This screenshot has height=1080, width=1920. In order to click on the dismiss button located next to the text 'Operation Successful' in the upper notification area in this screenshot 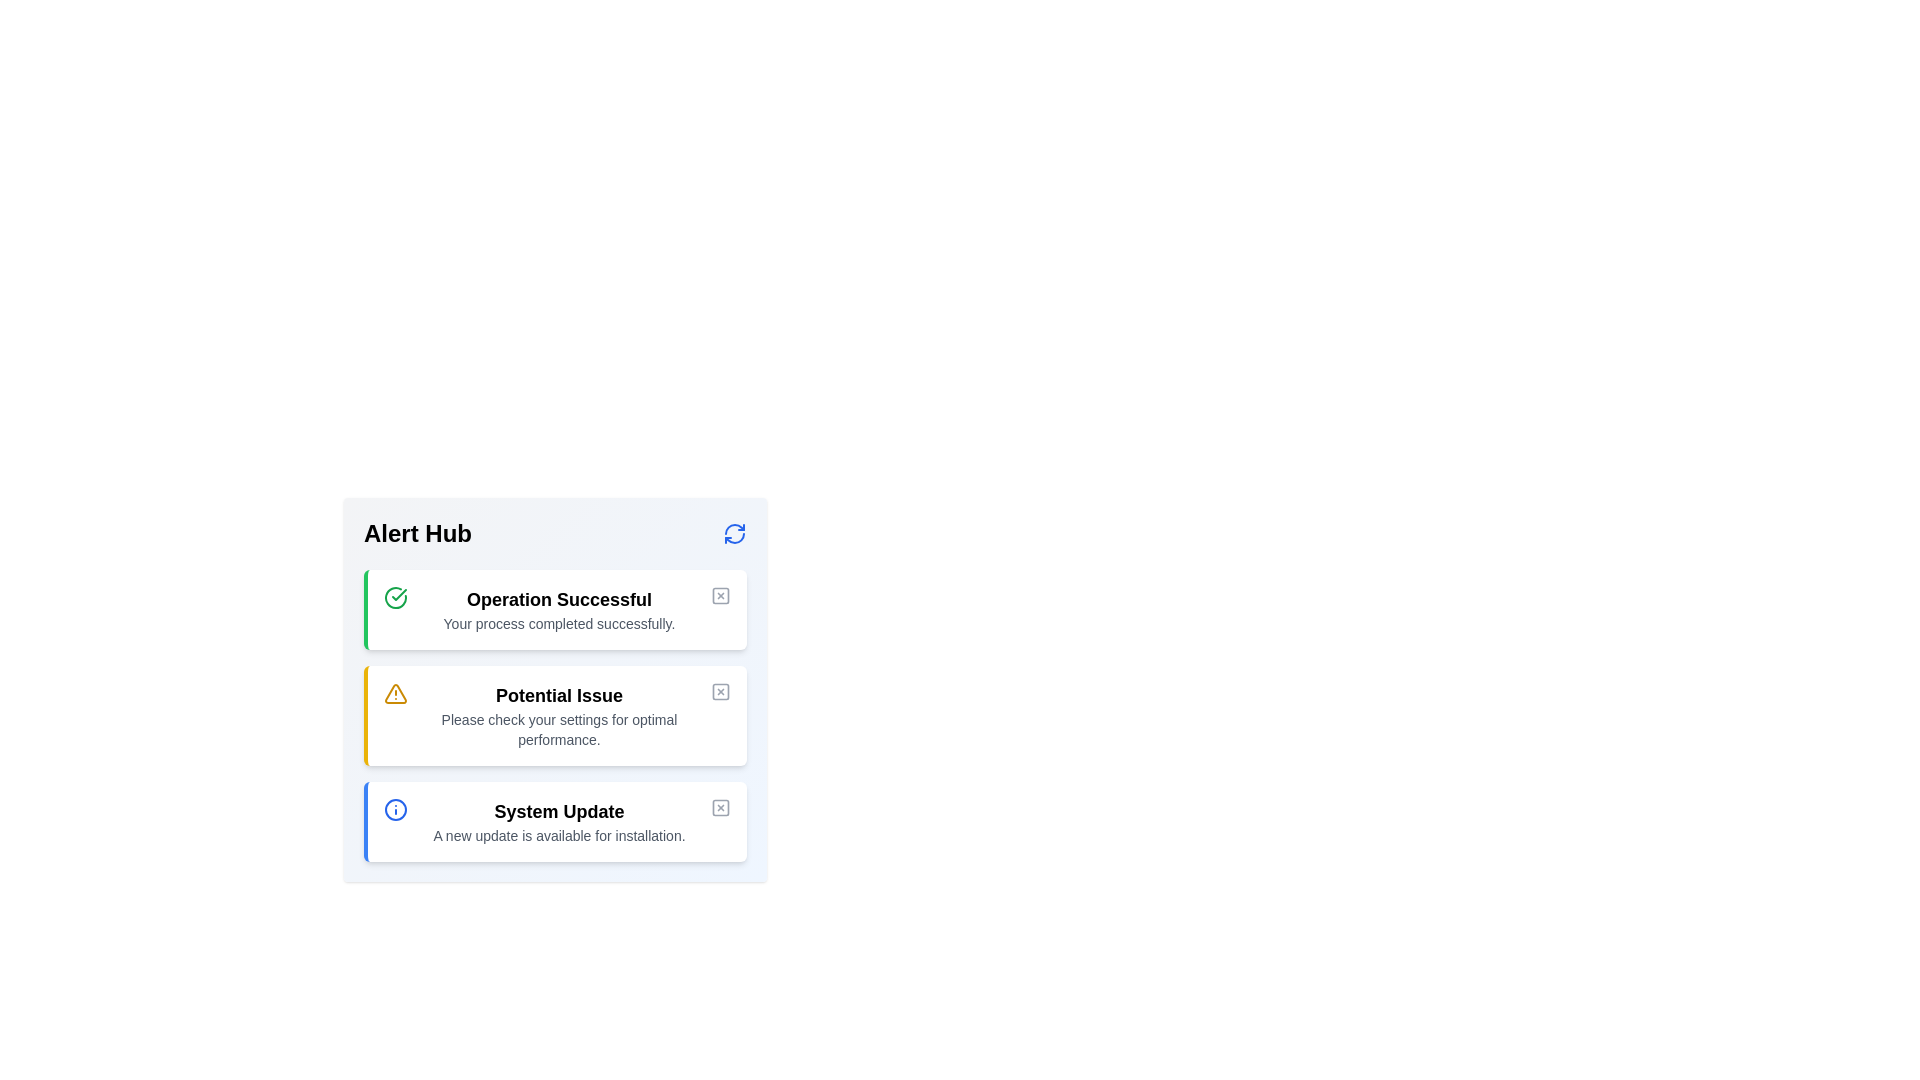, I will do `click(720, 595)`.